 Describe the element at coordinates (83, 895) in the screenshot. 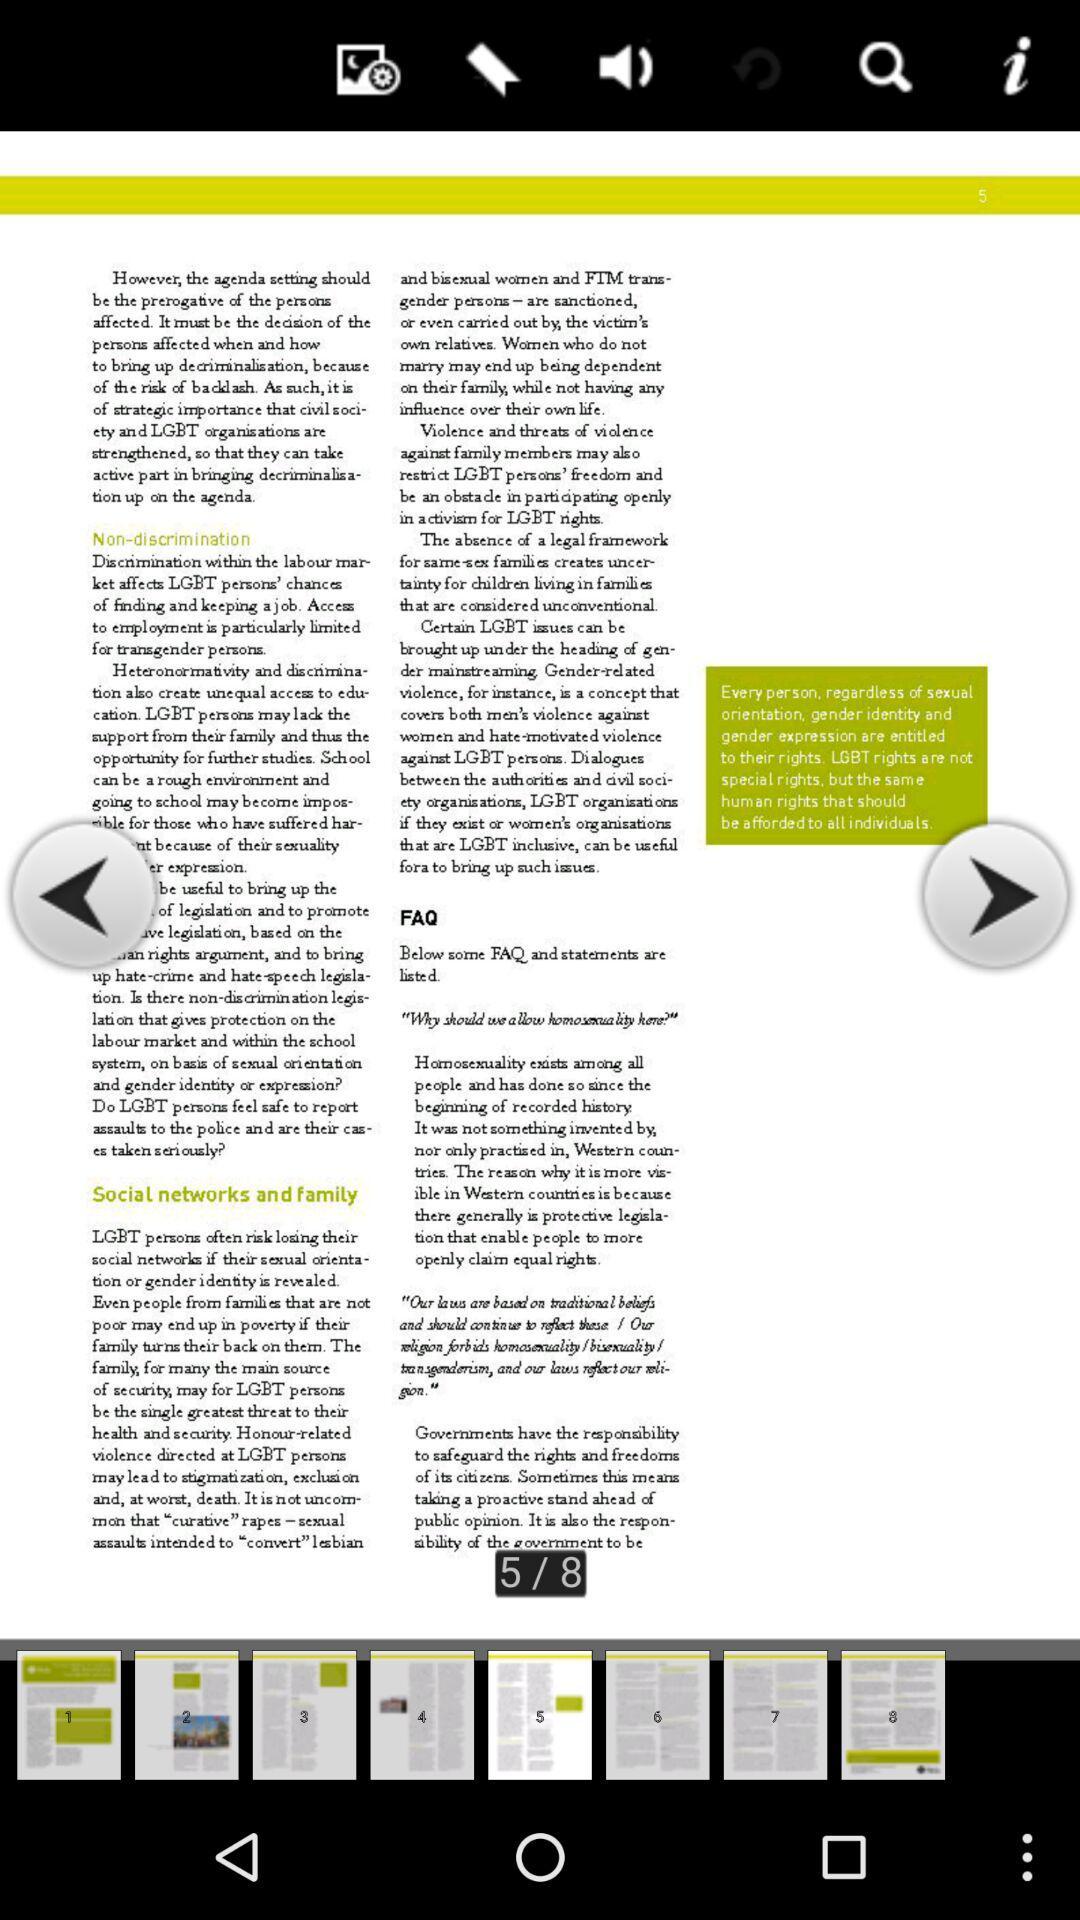

I see `go back` at that location.